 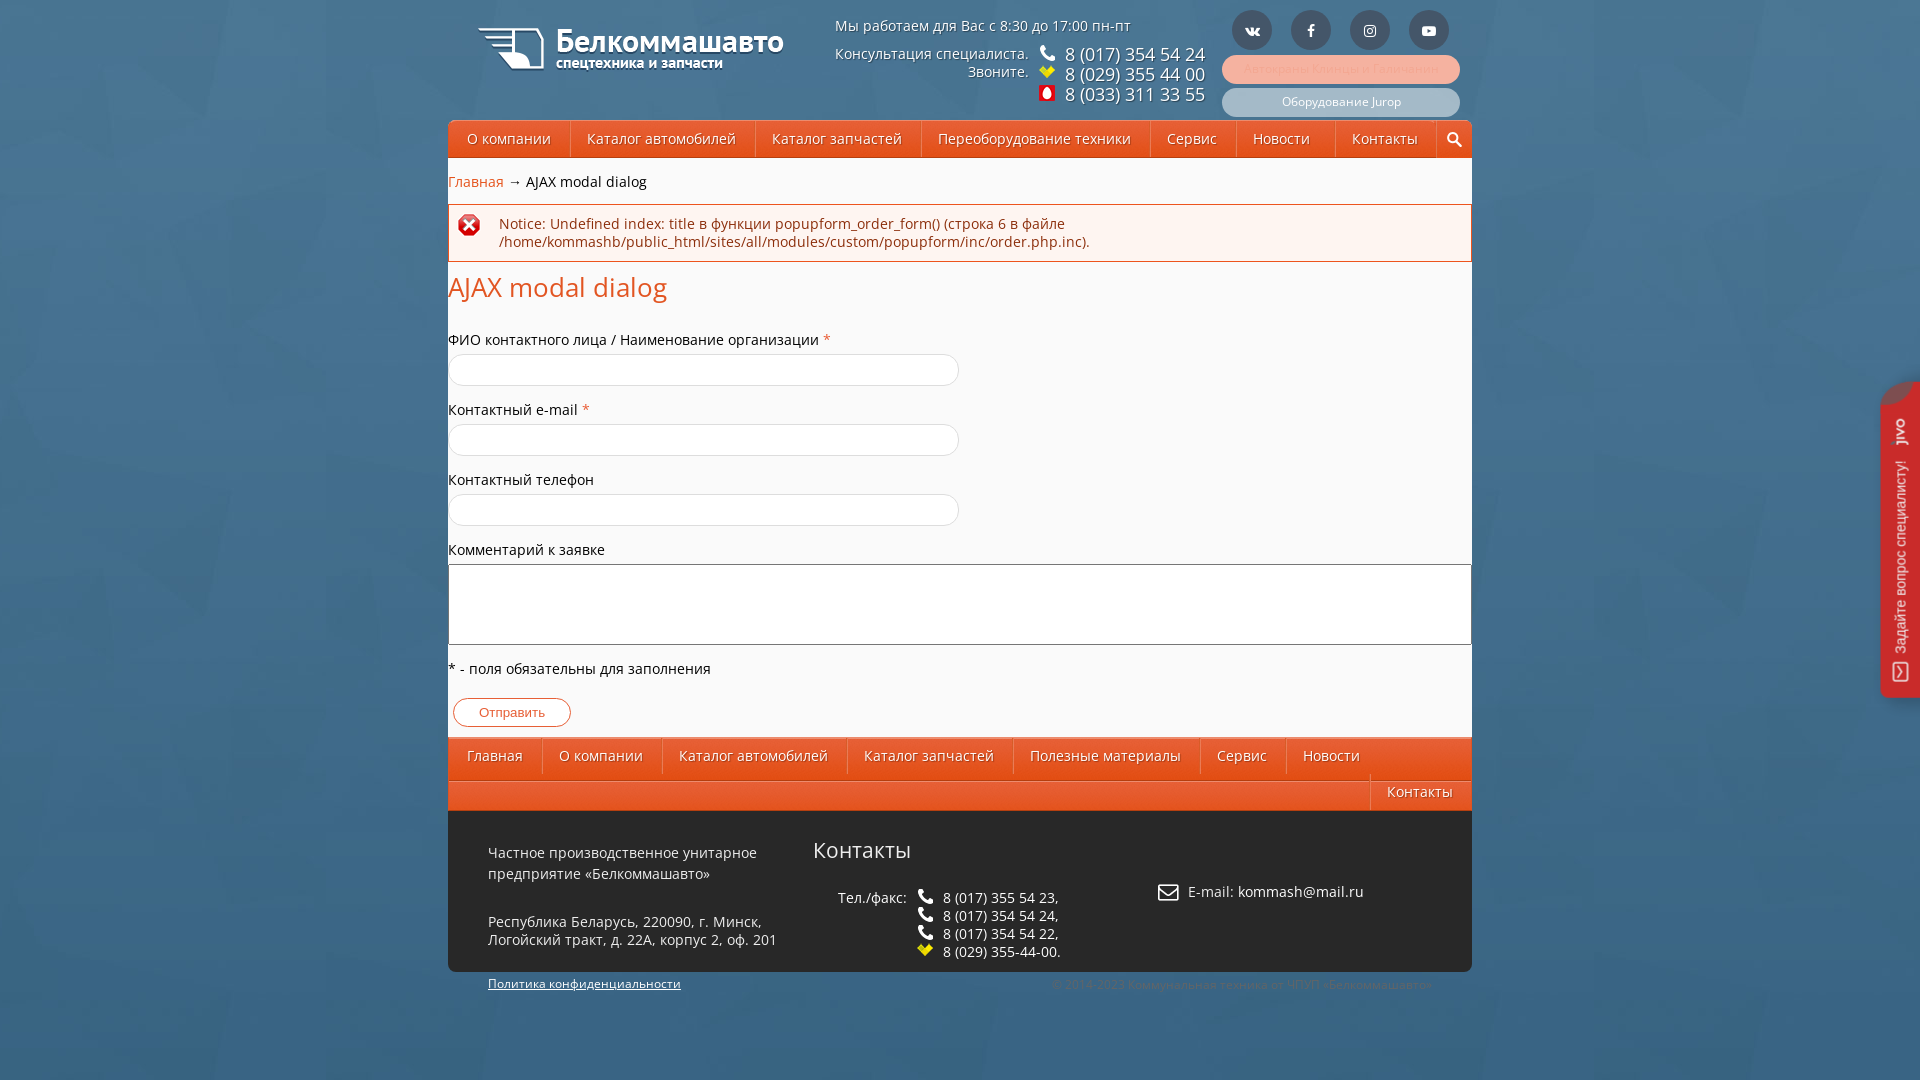 What do you see at coordinates (1300, 890) in the screenshot?
I see `'kommash@mail.ru'` at bounding box center [1300, 890].